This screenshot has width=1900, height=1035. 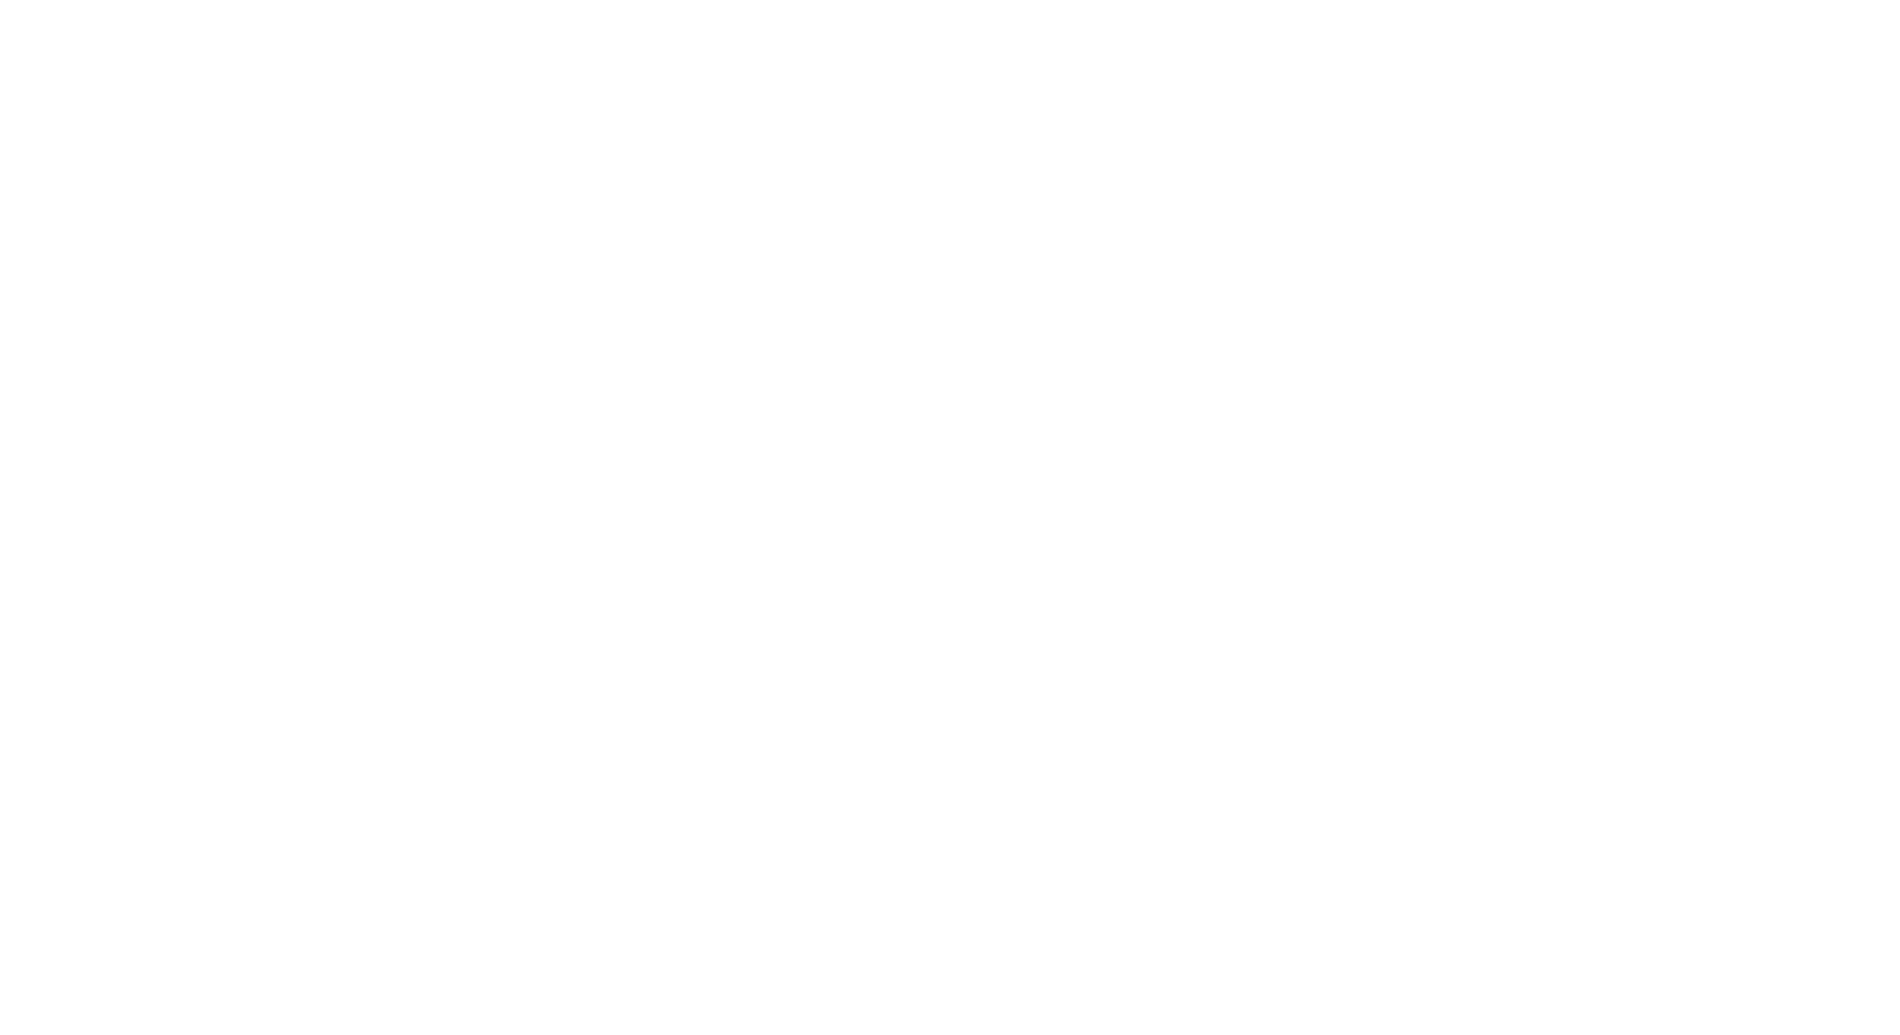 What do you see at coordinates (389, 687) in the screenshot?
I see `'–          Portion control. Have you ever tried having smaller snacks
 instead of a large meal during the night to avoid becoming too sleepy? 
If you have had a large meal at the usual time for dinner, you may end 
up overeating if you pack another full meal to eat throughout the night.'` at bounding box center [389, 687].